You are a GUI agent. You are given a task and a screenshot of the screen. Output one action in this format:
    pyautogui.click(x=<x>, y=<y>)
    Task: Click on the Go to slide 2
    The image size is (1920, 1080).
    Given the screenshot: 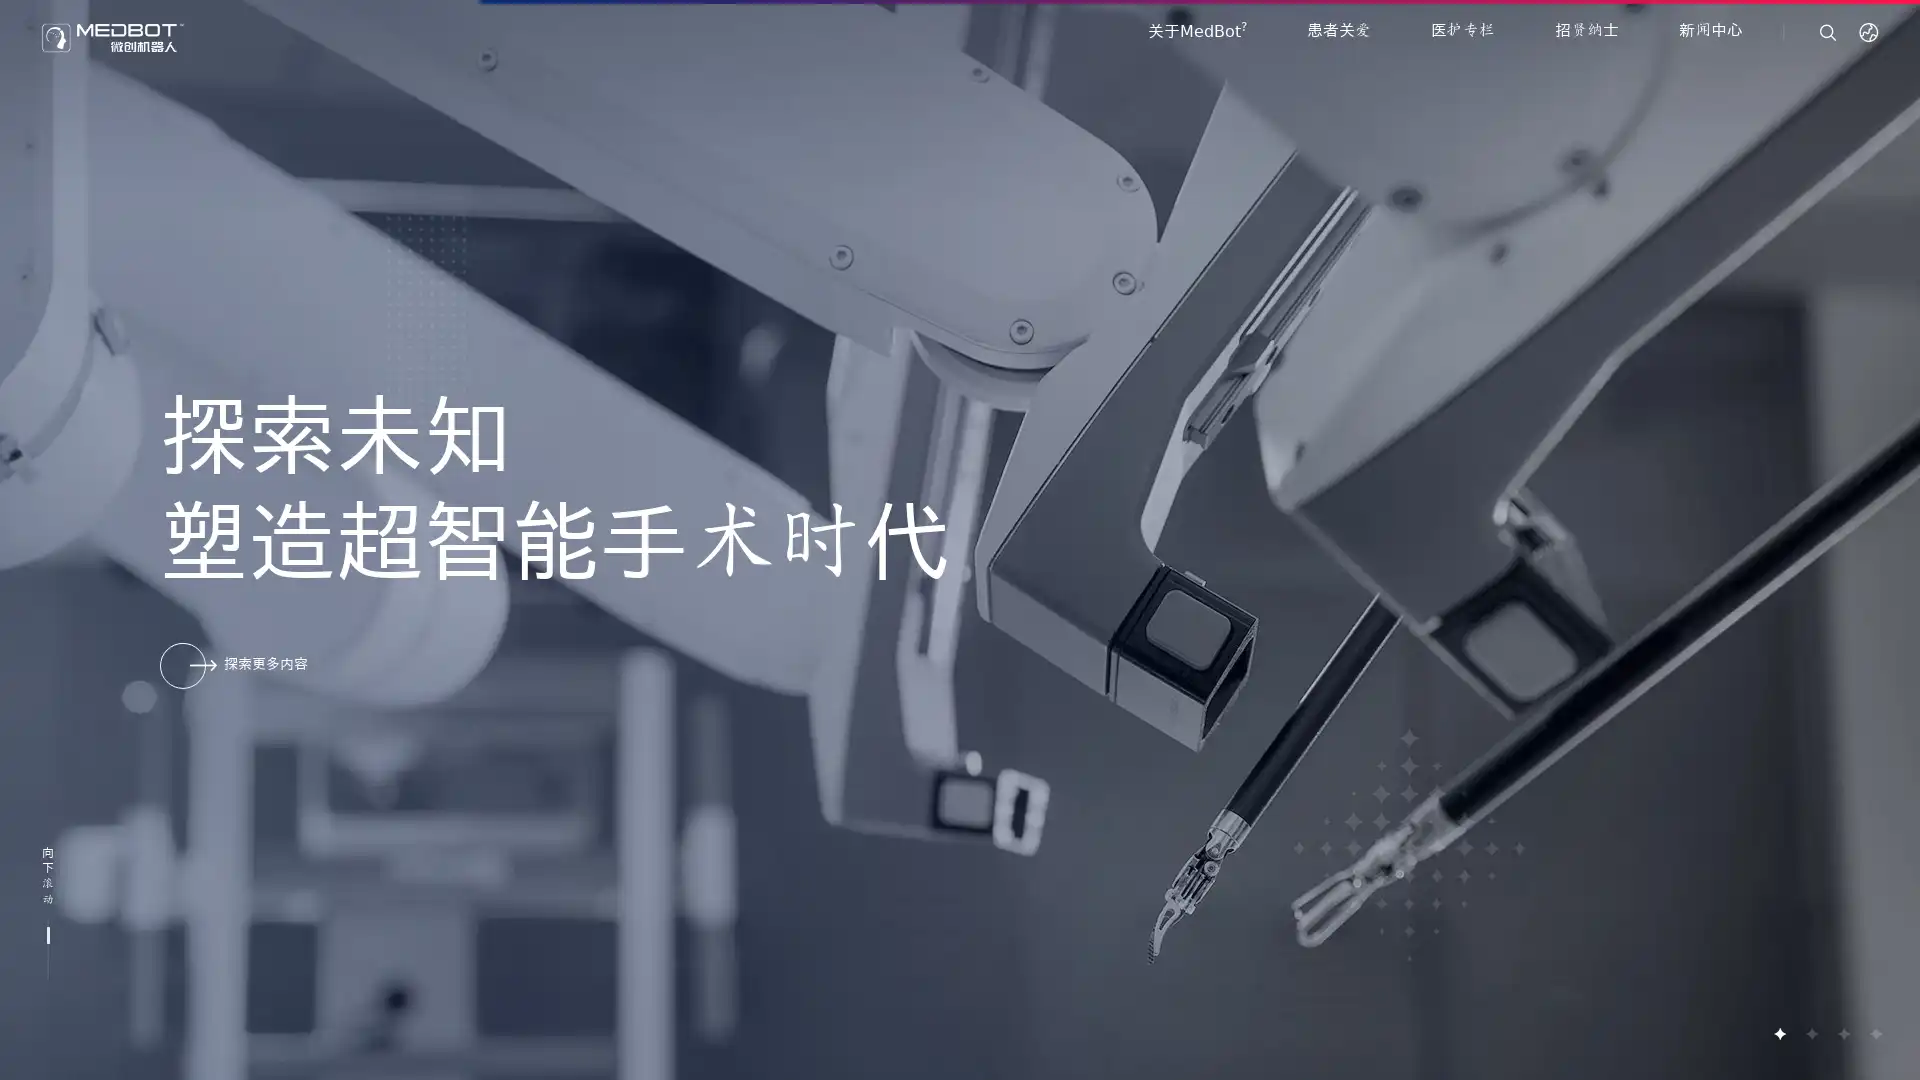 What is the action you would take?
    pyautogui.click(x=1810, y=1033)
    